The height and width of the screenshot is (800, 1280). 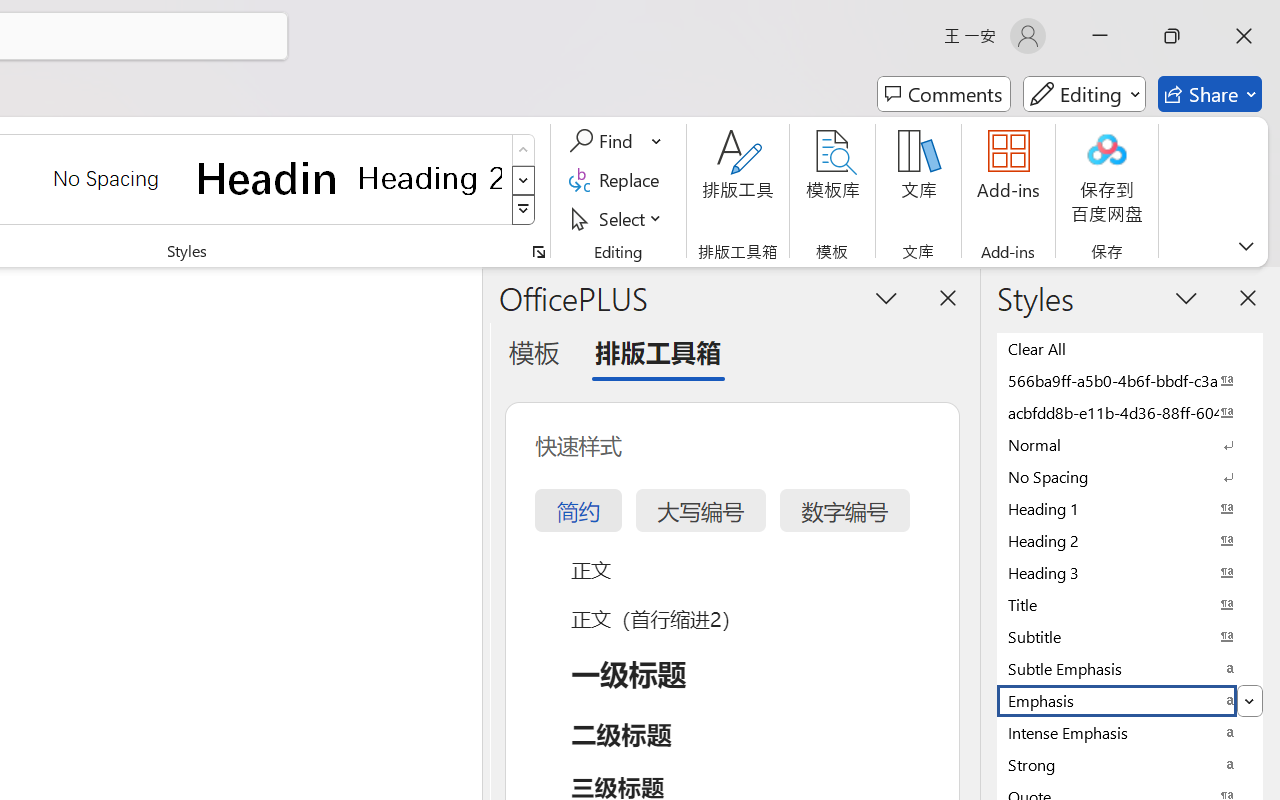 I want to click on 'Minimize', so click(x=1099, y=35).